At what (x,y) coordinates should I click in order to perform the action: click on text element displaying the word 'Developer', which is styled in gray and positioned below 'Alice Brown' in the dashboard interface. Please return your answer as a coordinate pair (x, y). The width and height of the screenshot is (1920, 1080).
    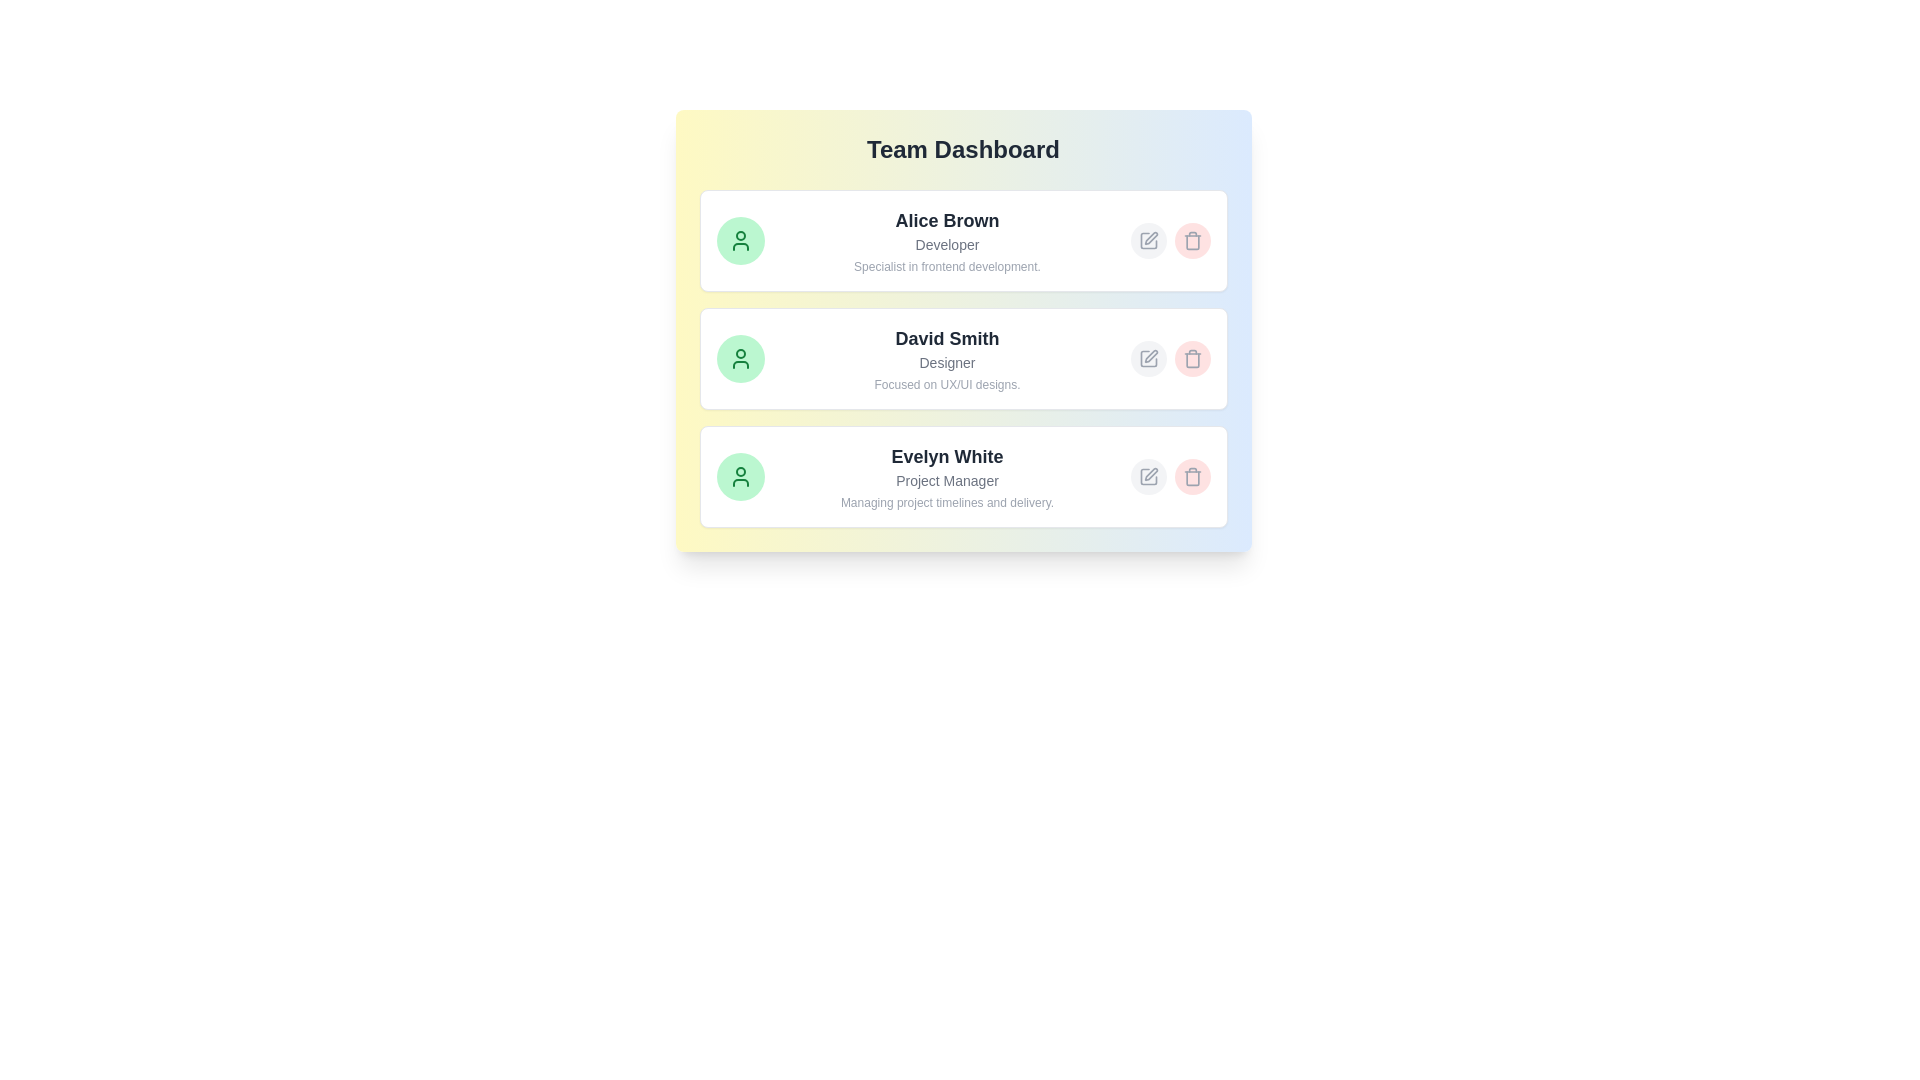
    Looking at the image, I should click on (946, 244).